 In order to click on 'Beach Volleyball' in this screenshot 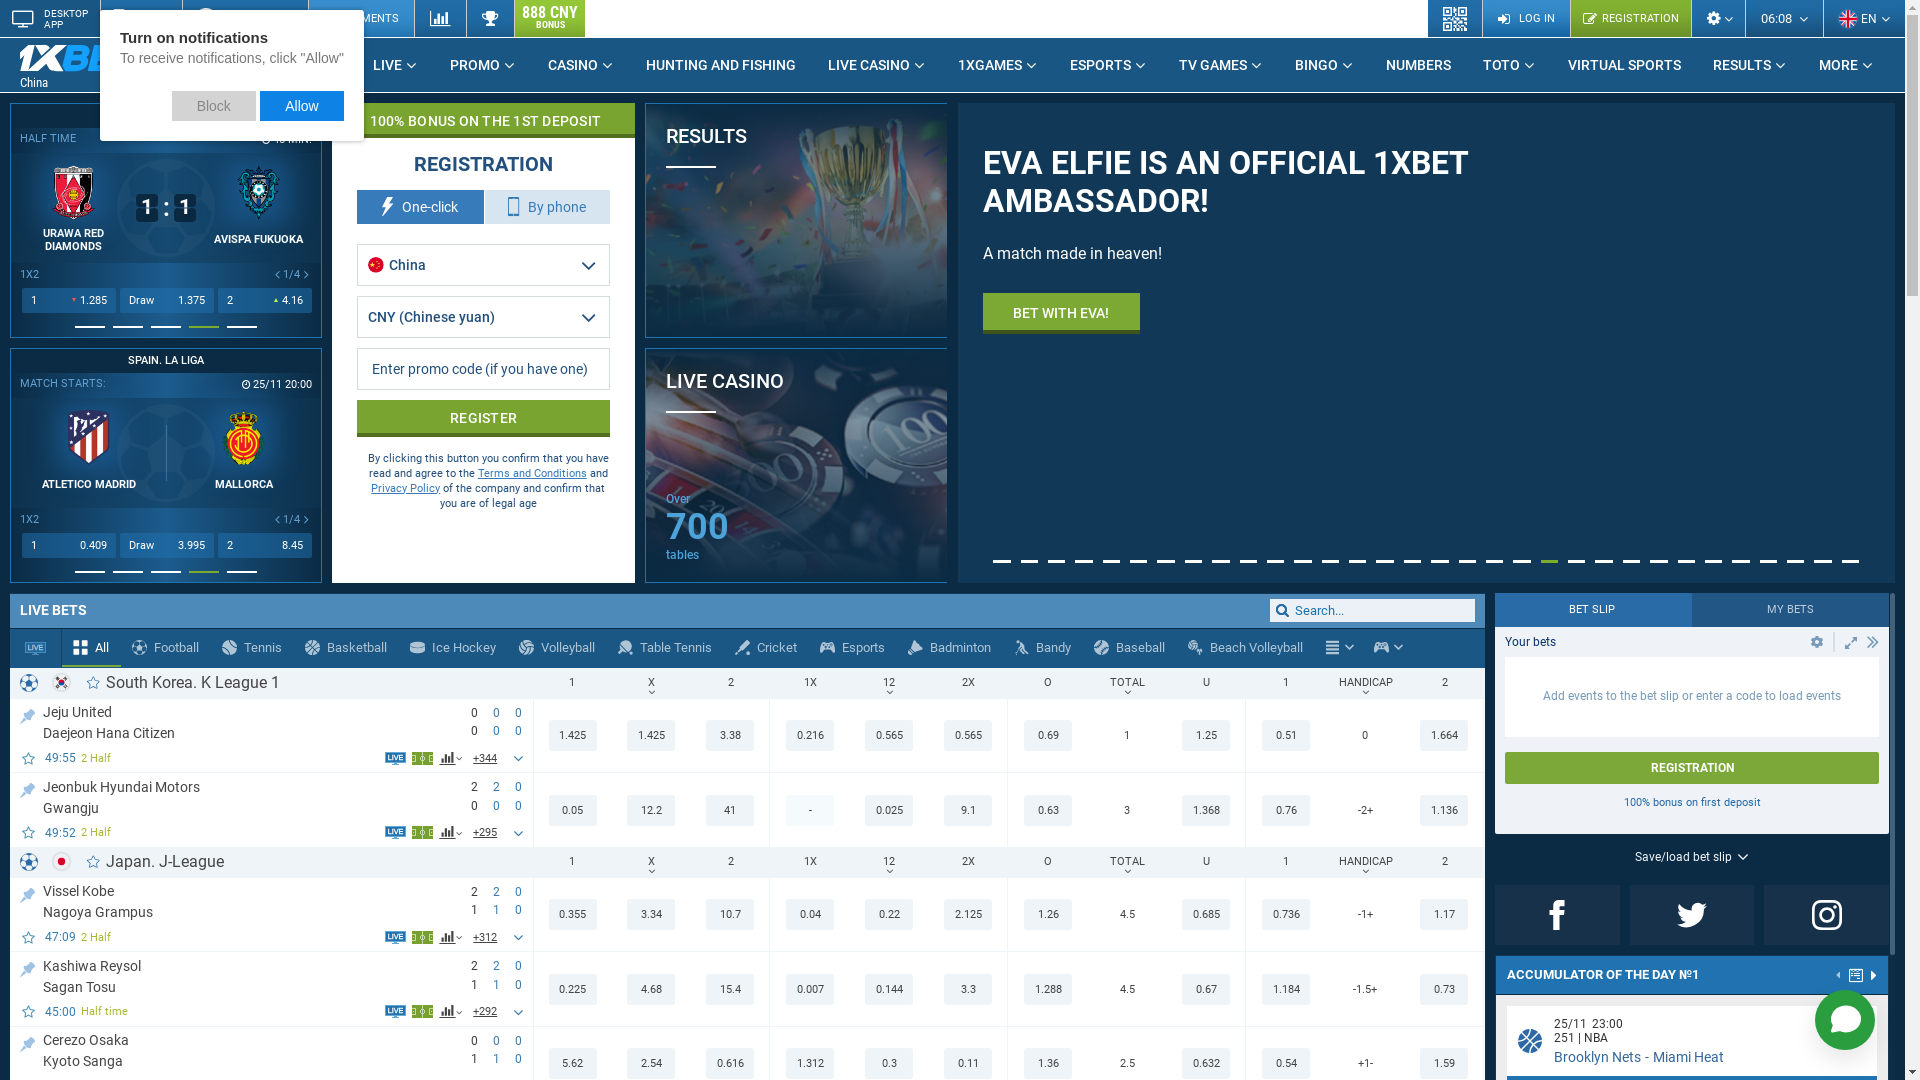, I will do `click(1245, 648)`.